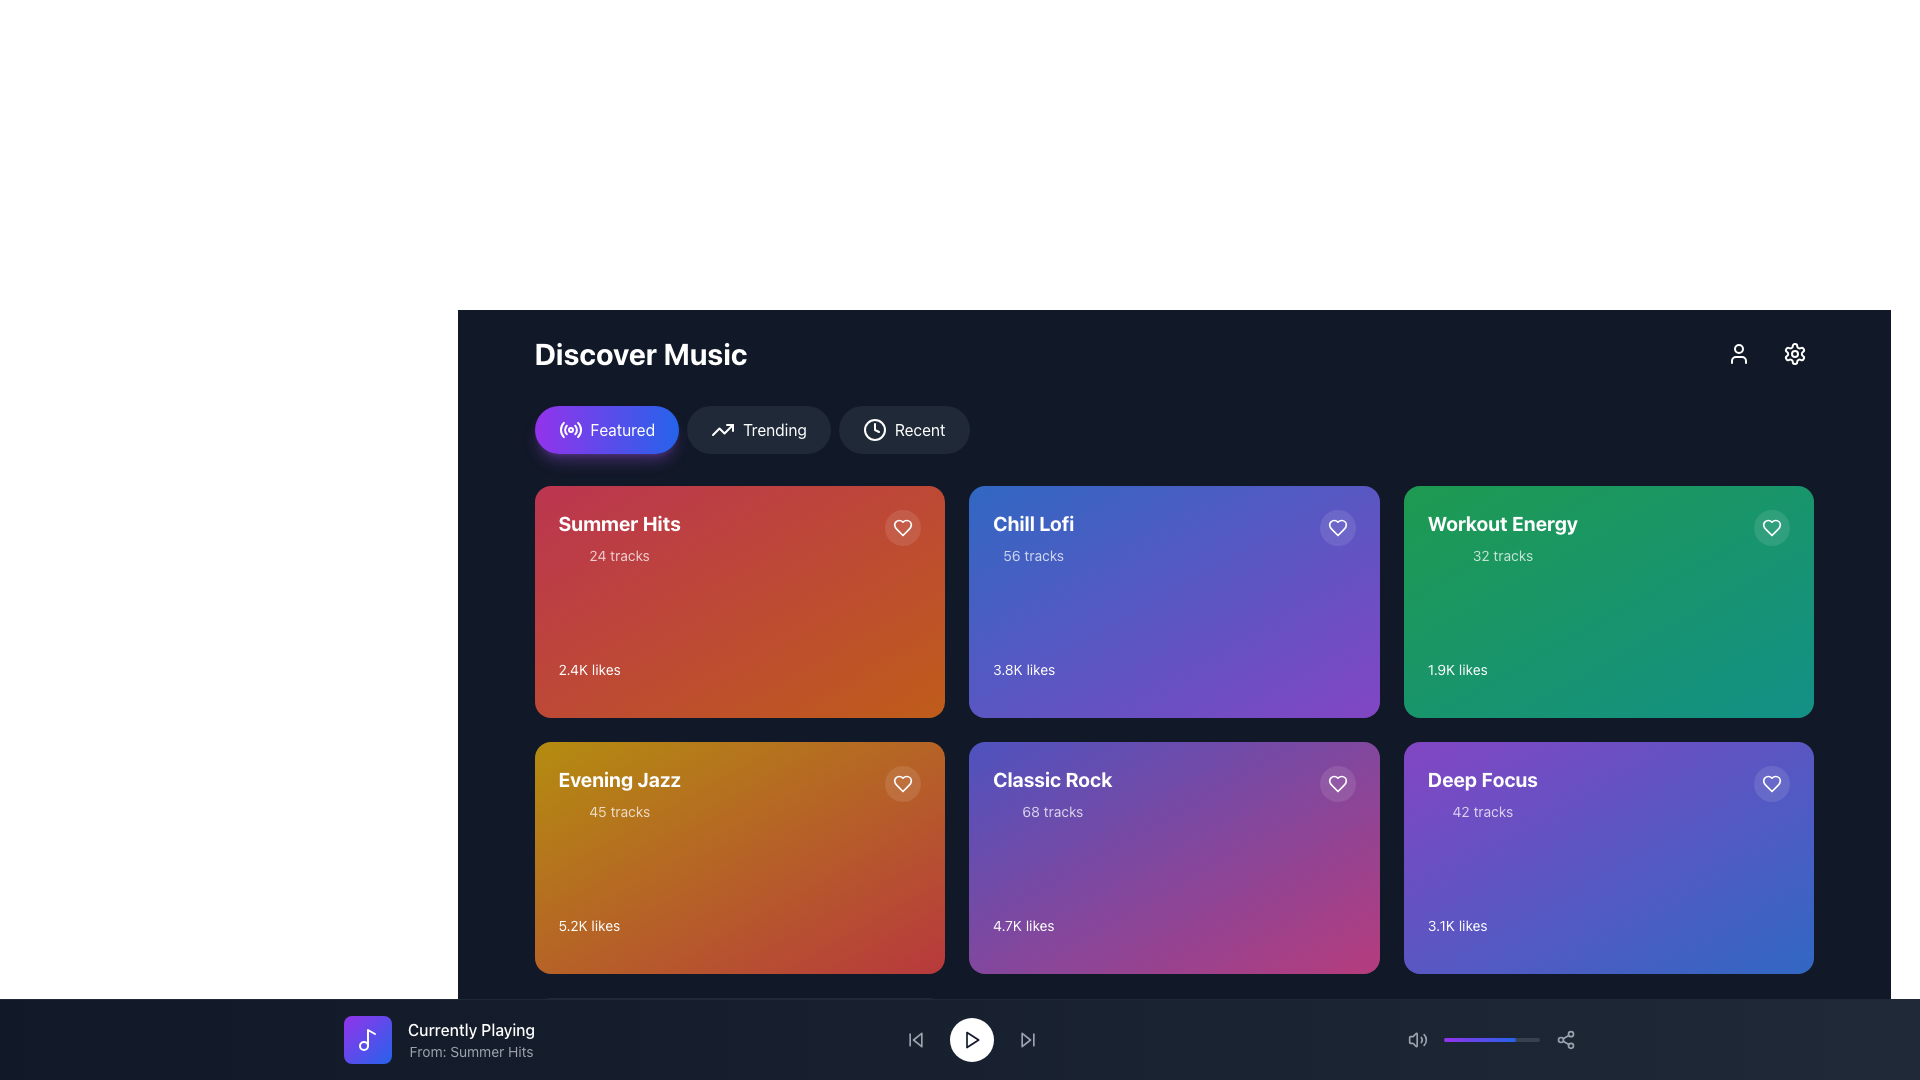  What do you see at coordinates (738, 856) in the screenshot?
I see `the 'Evening Jazz' playlist tile, which is located in the second row and first column of the grid layout` at bounding box center [738, 856].